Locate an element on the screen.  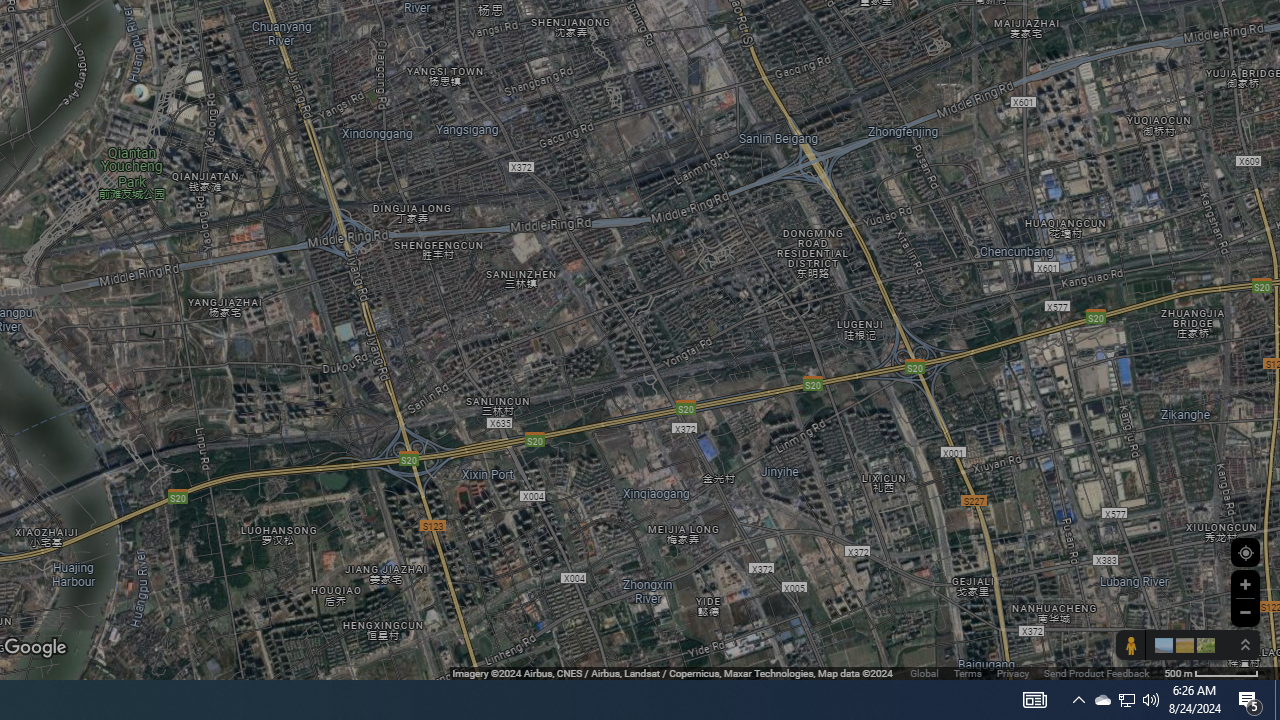
'Zoom in' is located at coordinates (1244, 584).